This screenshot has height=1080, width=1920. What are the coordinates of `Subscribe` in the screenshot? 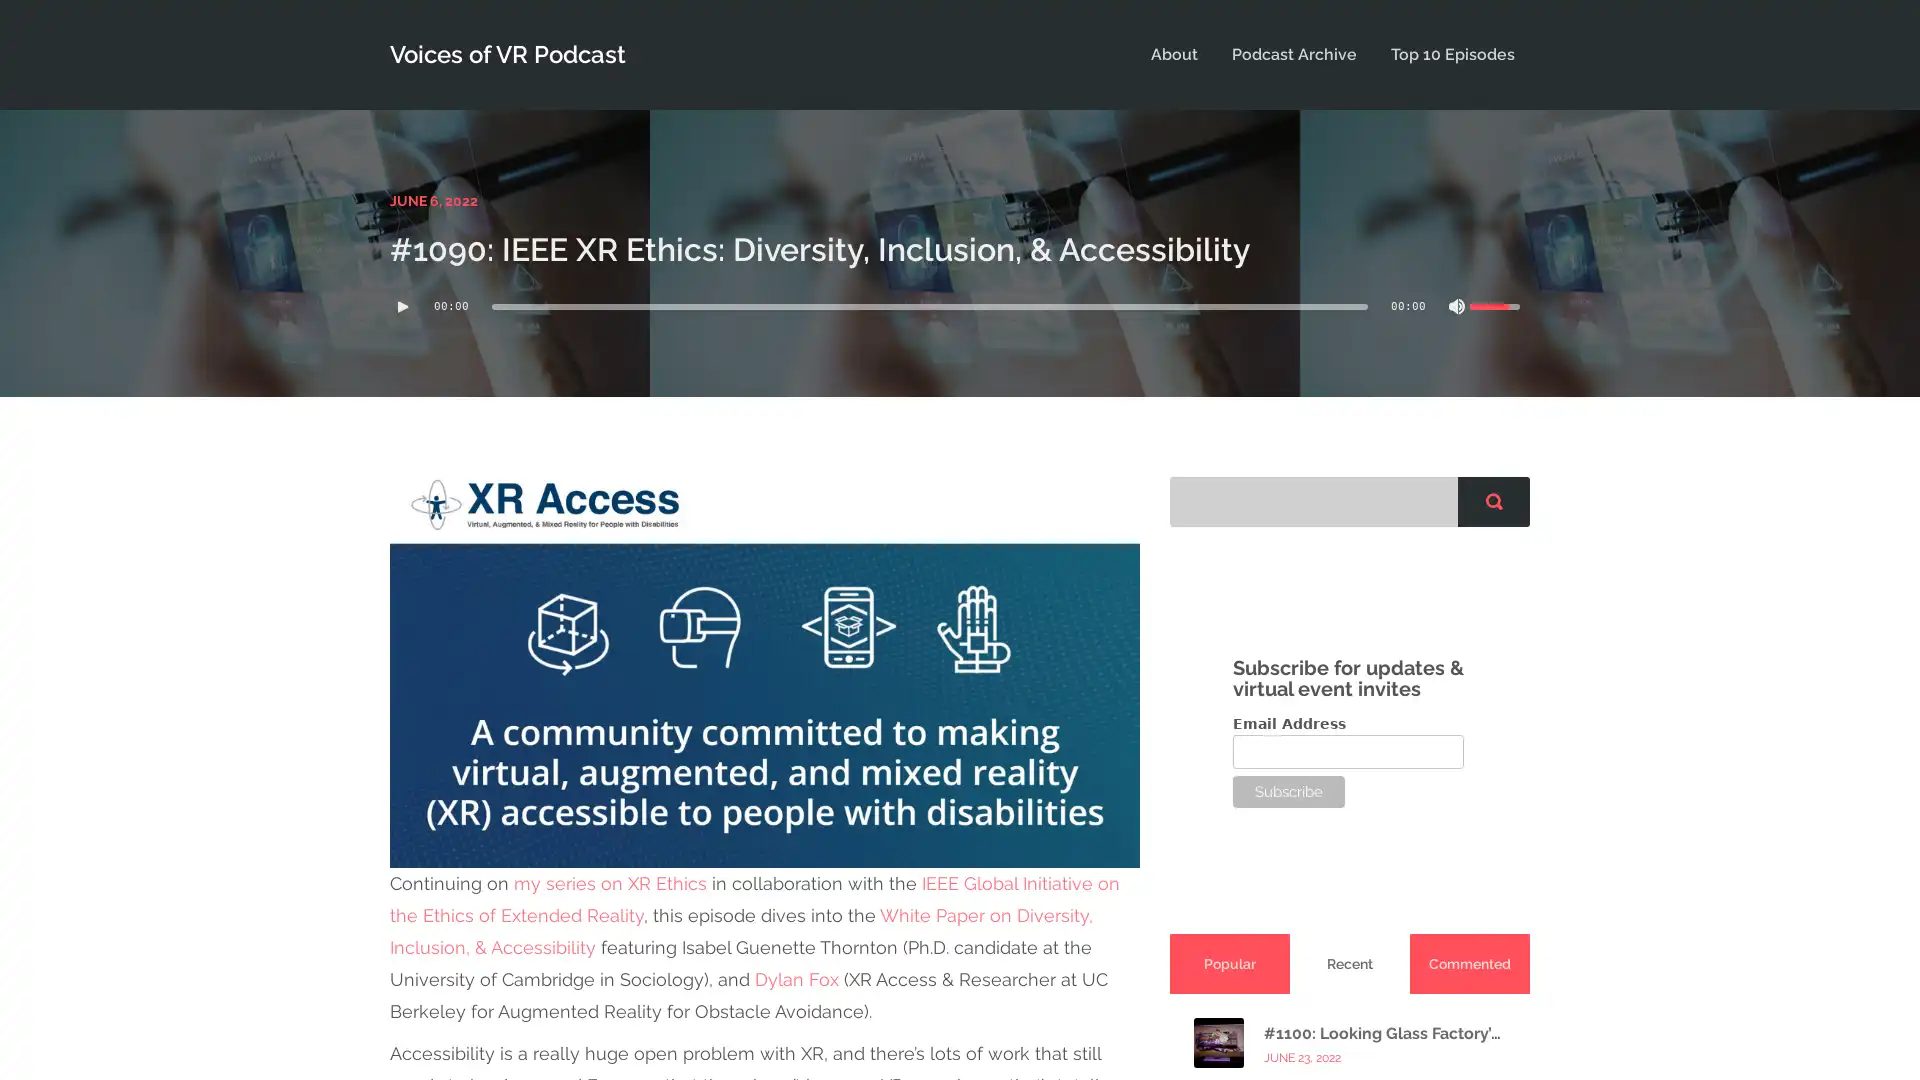 It's located at (1289, 789).